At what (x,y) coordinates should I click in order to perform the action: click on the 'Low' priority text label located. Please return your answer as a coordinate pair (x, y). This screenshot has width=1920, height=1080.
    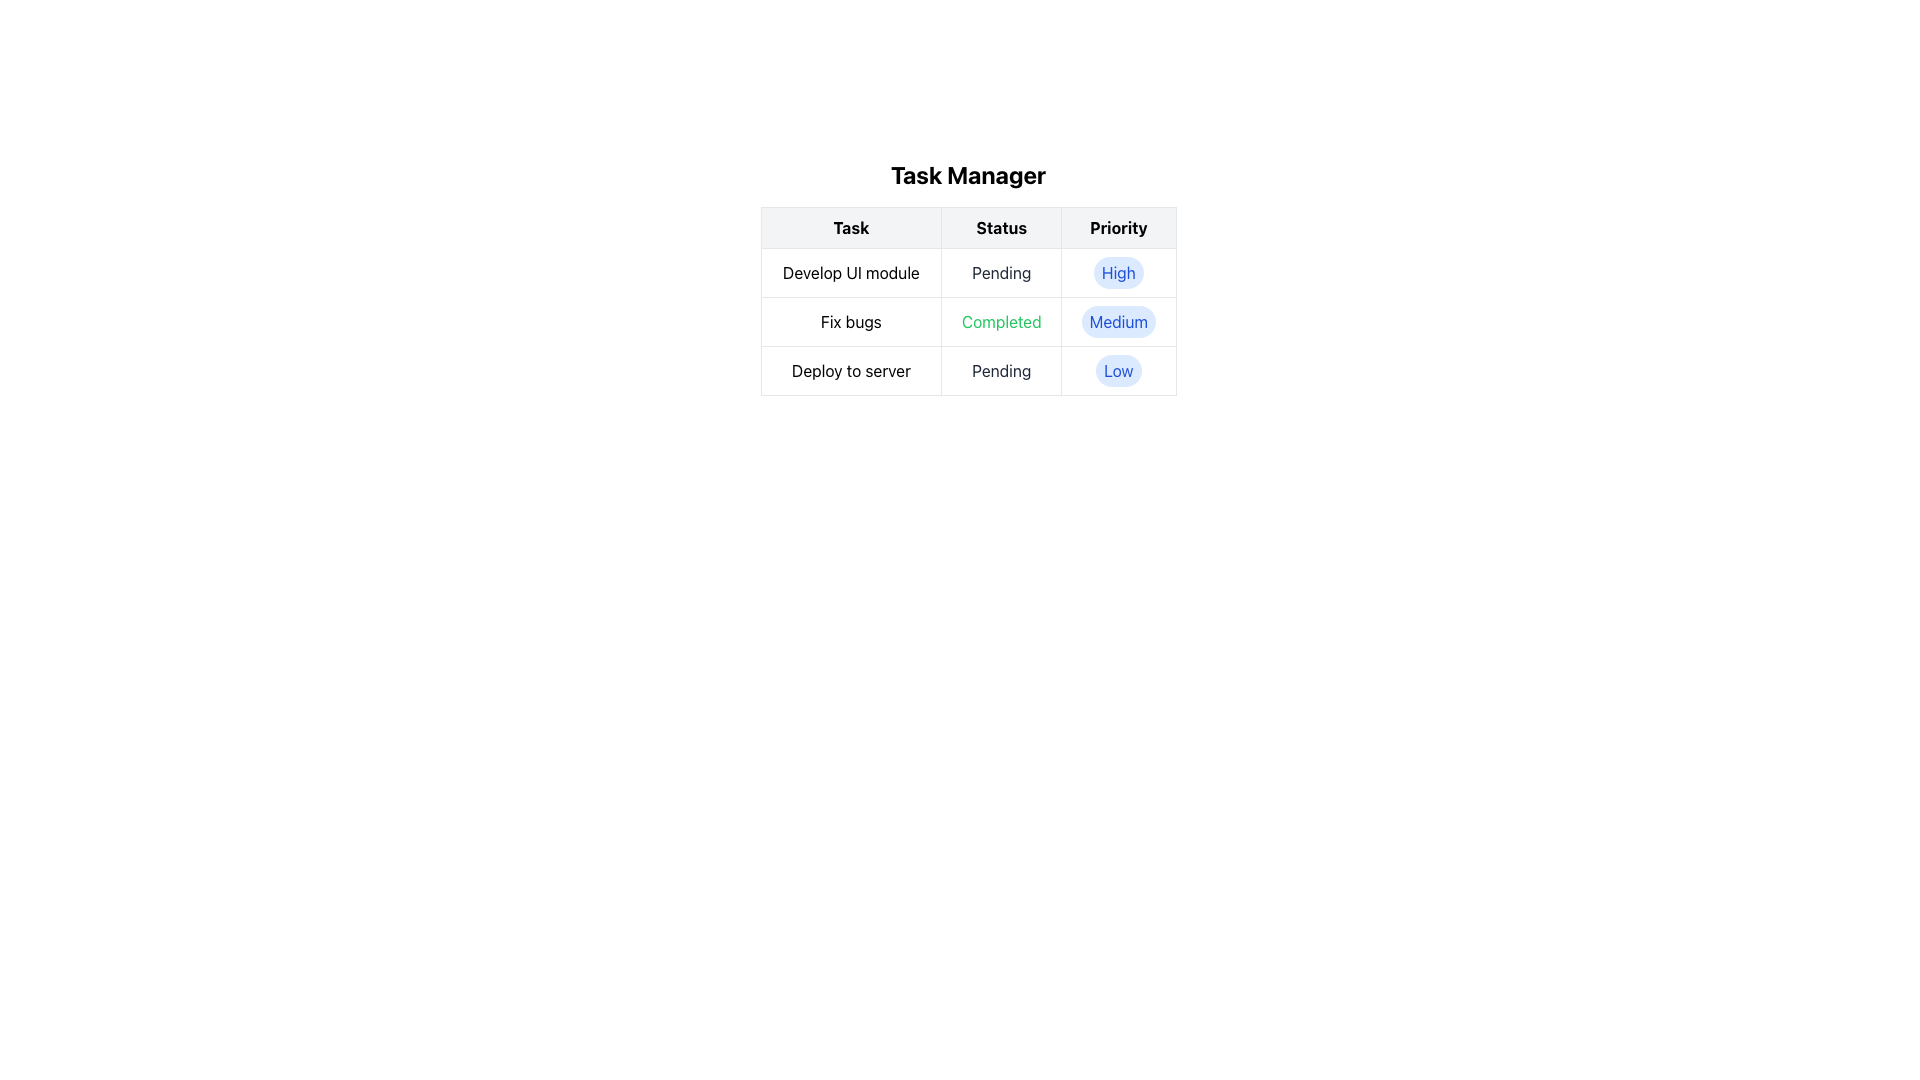
    Looking at the image, I should click on (1117, 370).